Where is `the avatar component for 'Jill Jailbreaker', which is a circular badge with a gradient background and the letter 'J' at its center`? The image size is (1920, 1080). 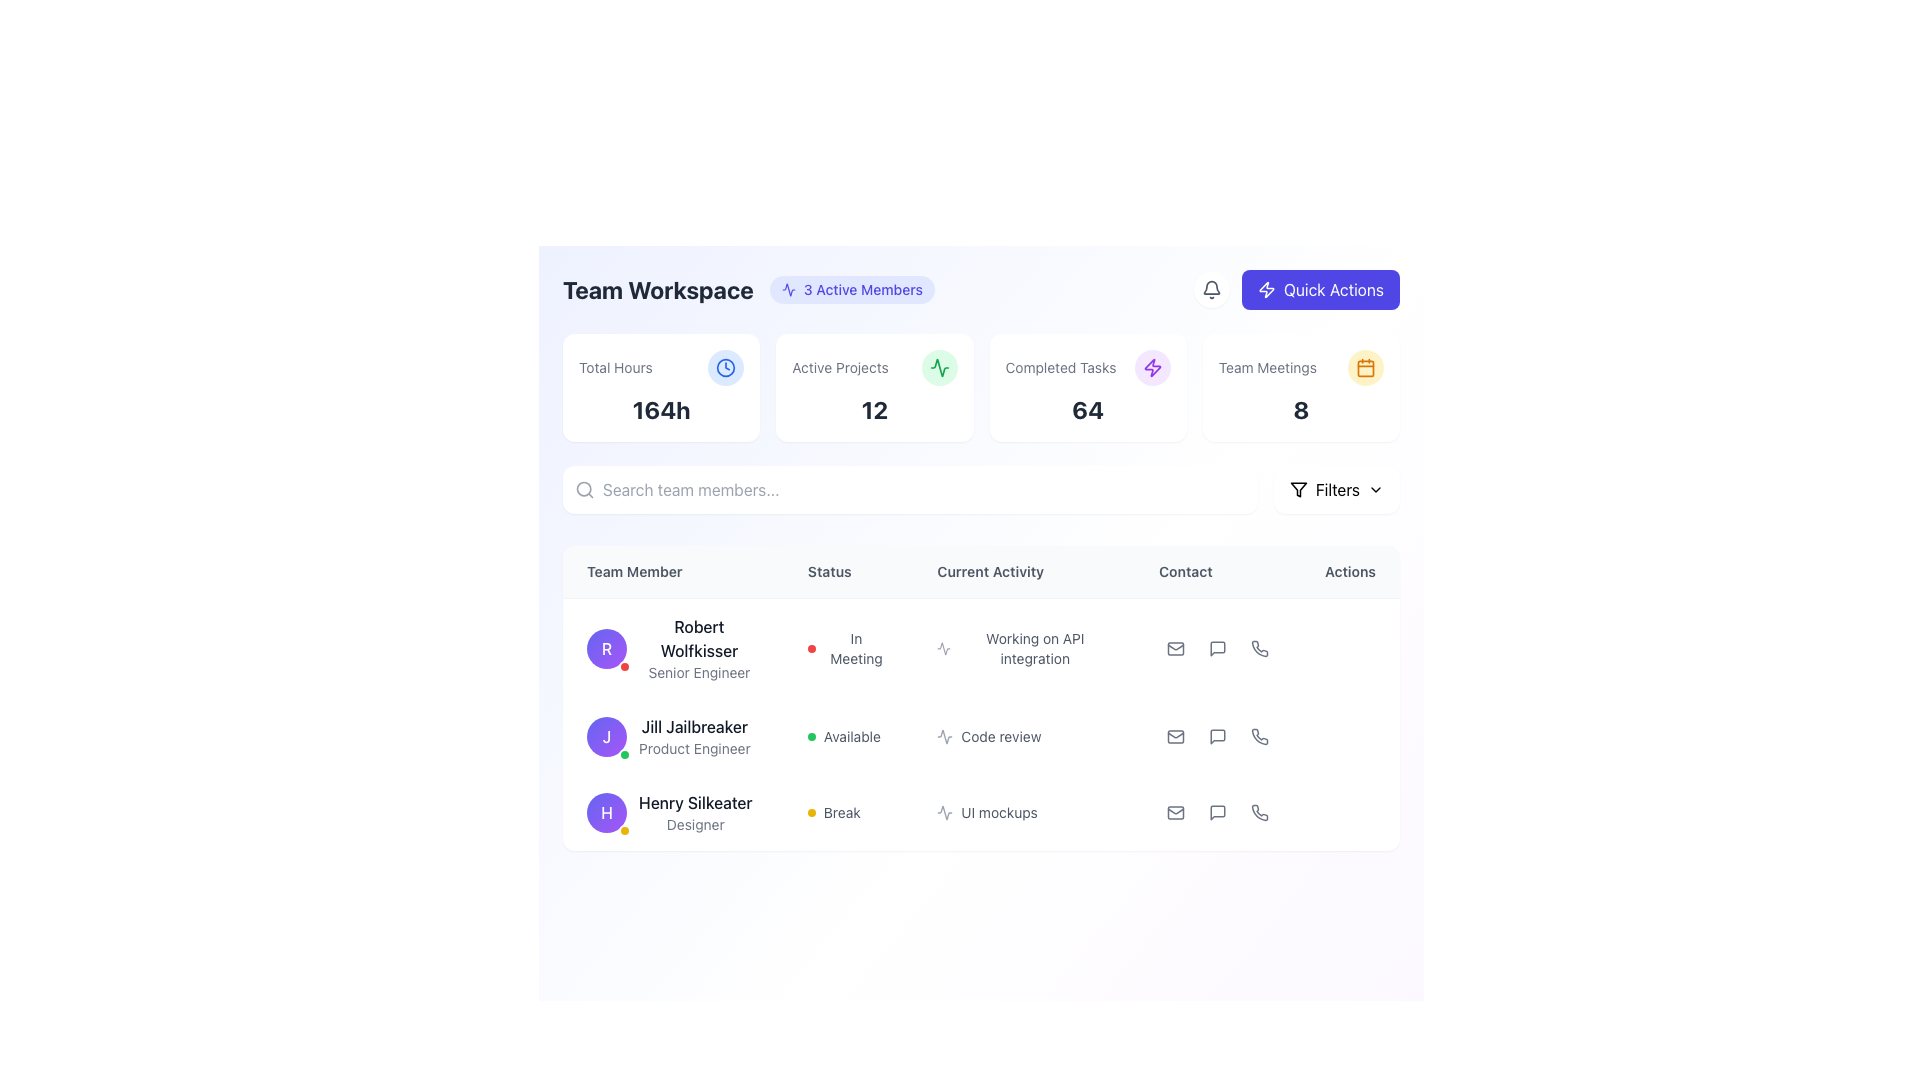 the avatar component for 'Jill Jailbreaker', which is a circular badge with a gradient background and the letter 'J' at its center is located at coordinates (605, 736).